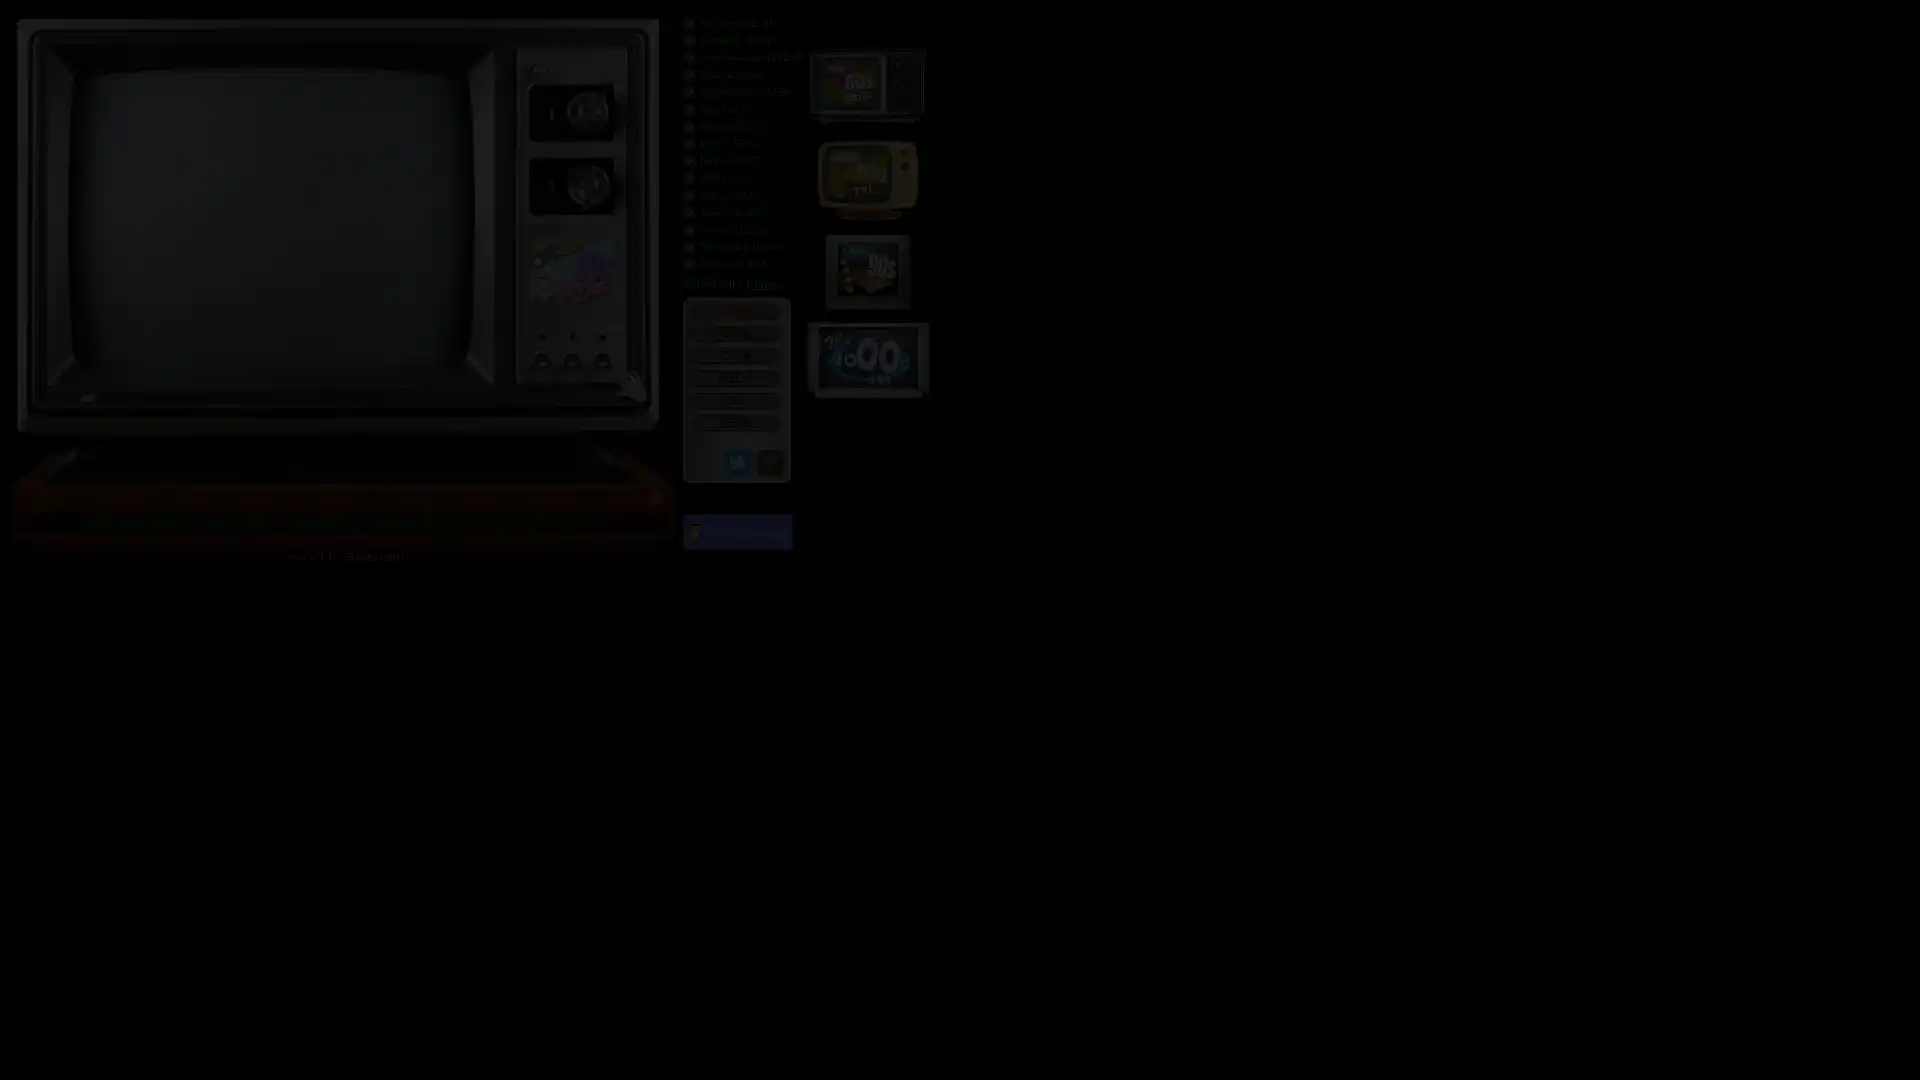 The width and height of the screenshot is (1920, 1080). Describe the element at coordinates (734, 400) in the screenshot. I see `VOL -` at that location.